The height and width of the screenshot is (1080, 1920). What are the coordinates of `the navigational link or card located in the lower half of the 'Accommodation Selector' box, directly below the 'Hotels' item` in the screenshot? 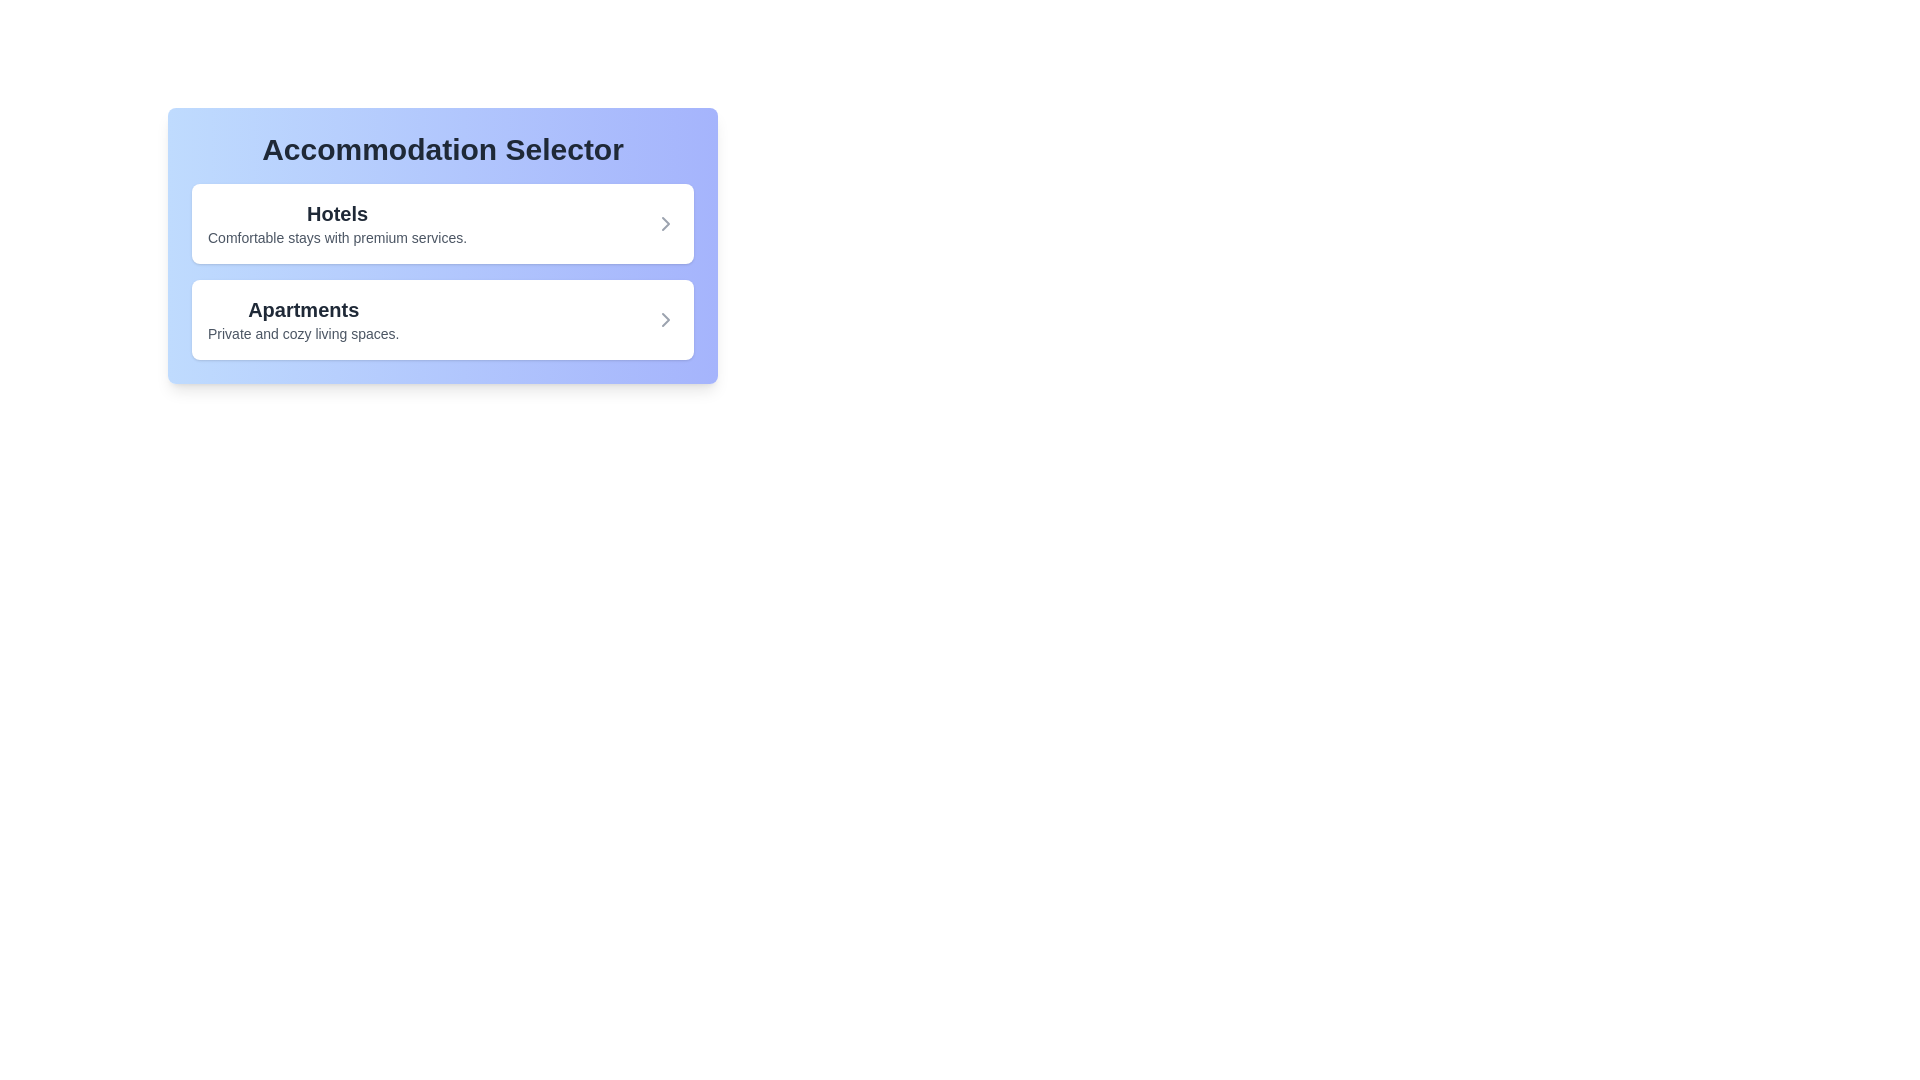 It's located at (441, 319).